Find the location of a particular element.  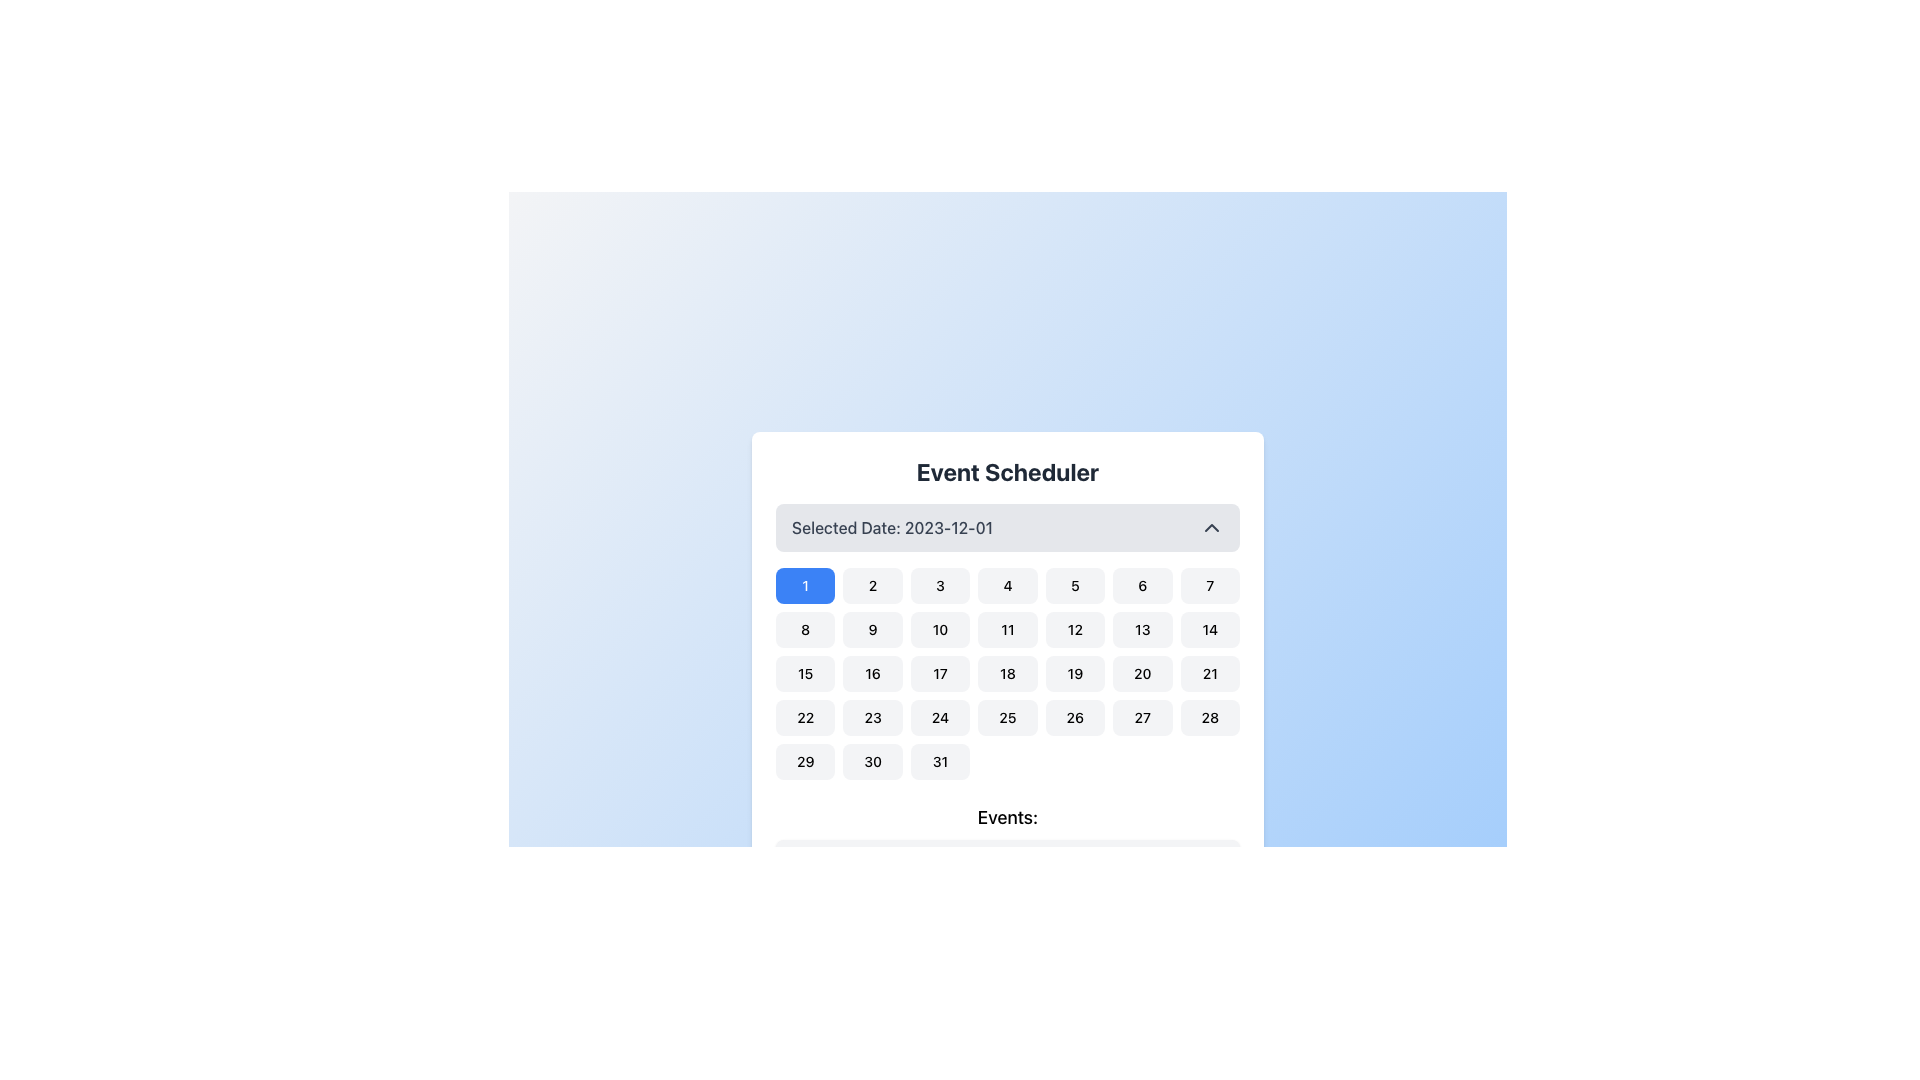

the rectangular button with rounded edges containing the number '10' is located at coordinates (939, 628).